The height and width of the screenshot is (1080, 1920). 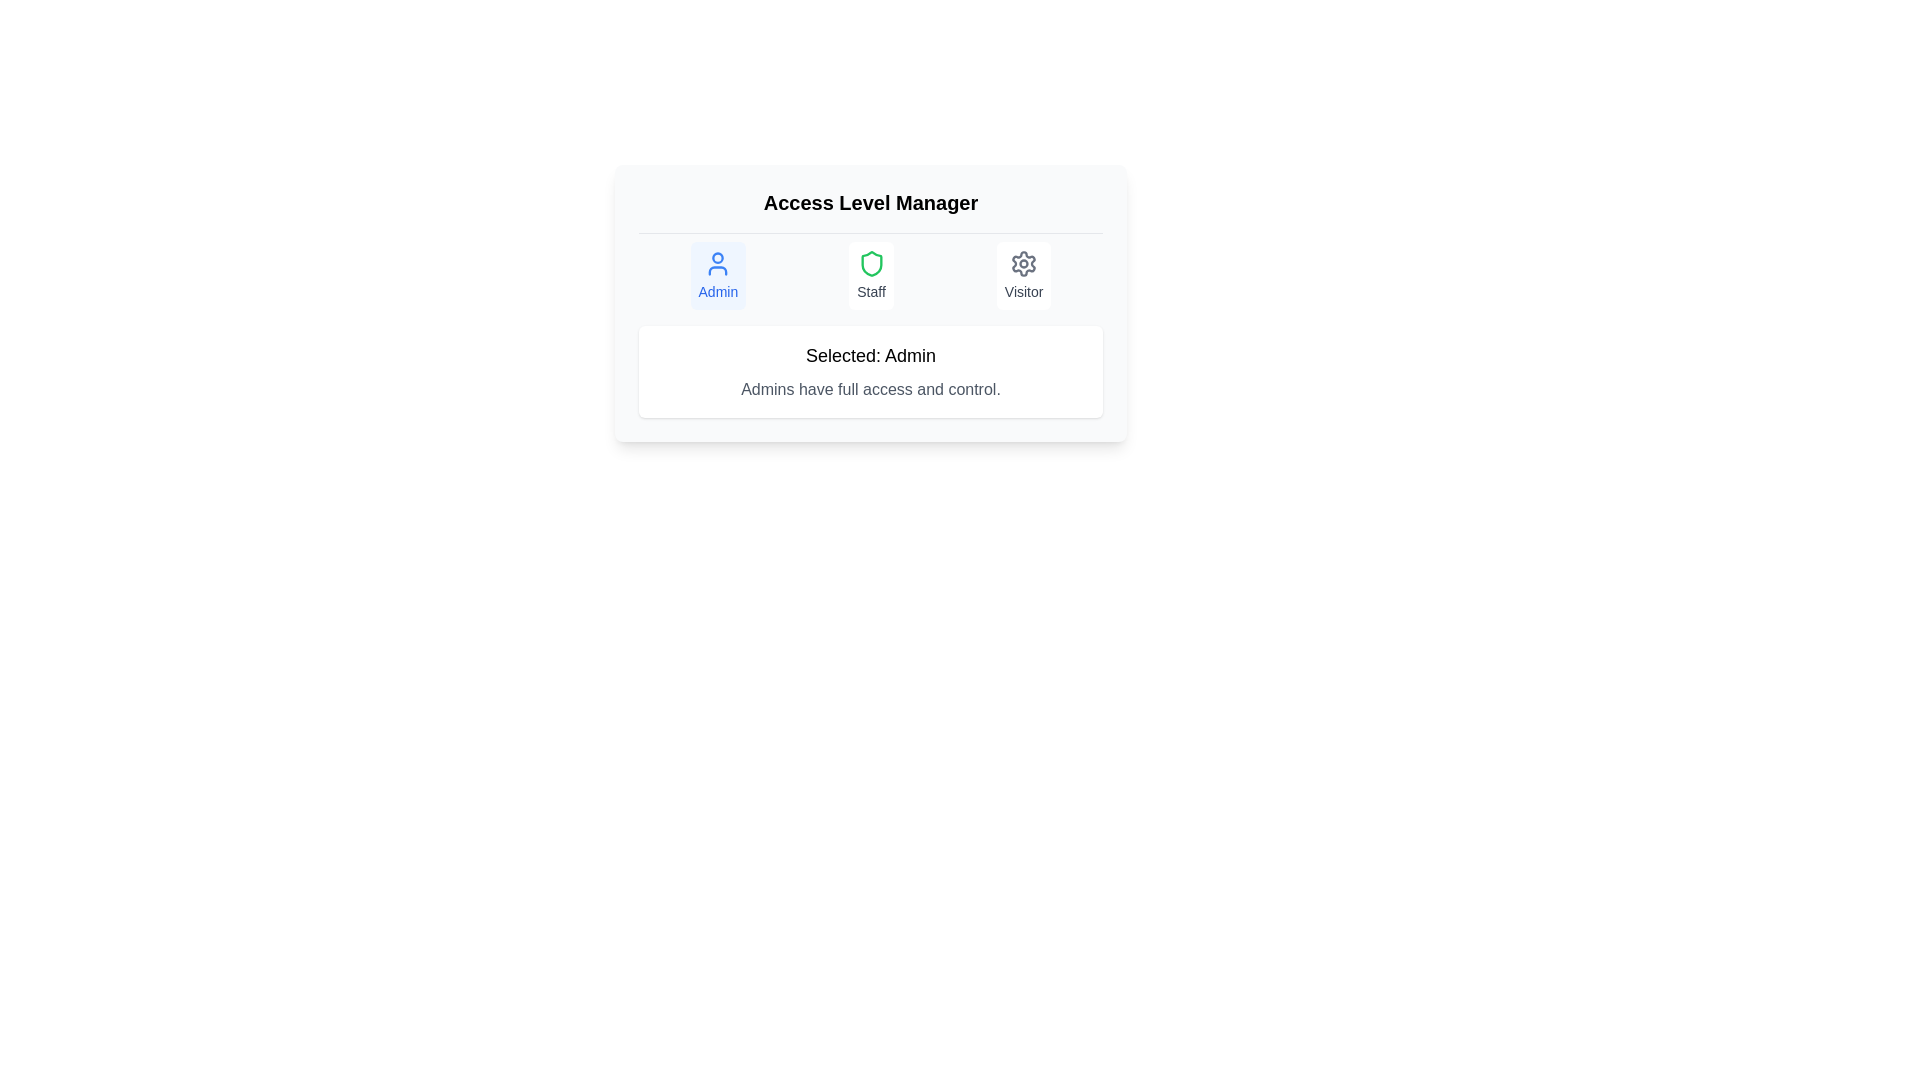 What do you see at coordinates (1024, 262) in the screenshot?
I see `the cogwheel icon representing the 'Visitor' access level located in the bottom-right corner of the 'Visitor' card` at bounding box center [1024, 262].